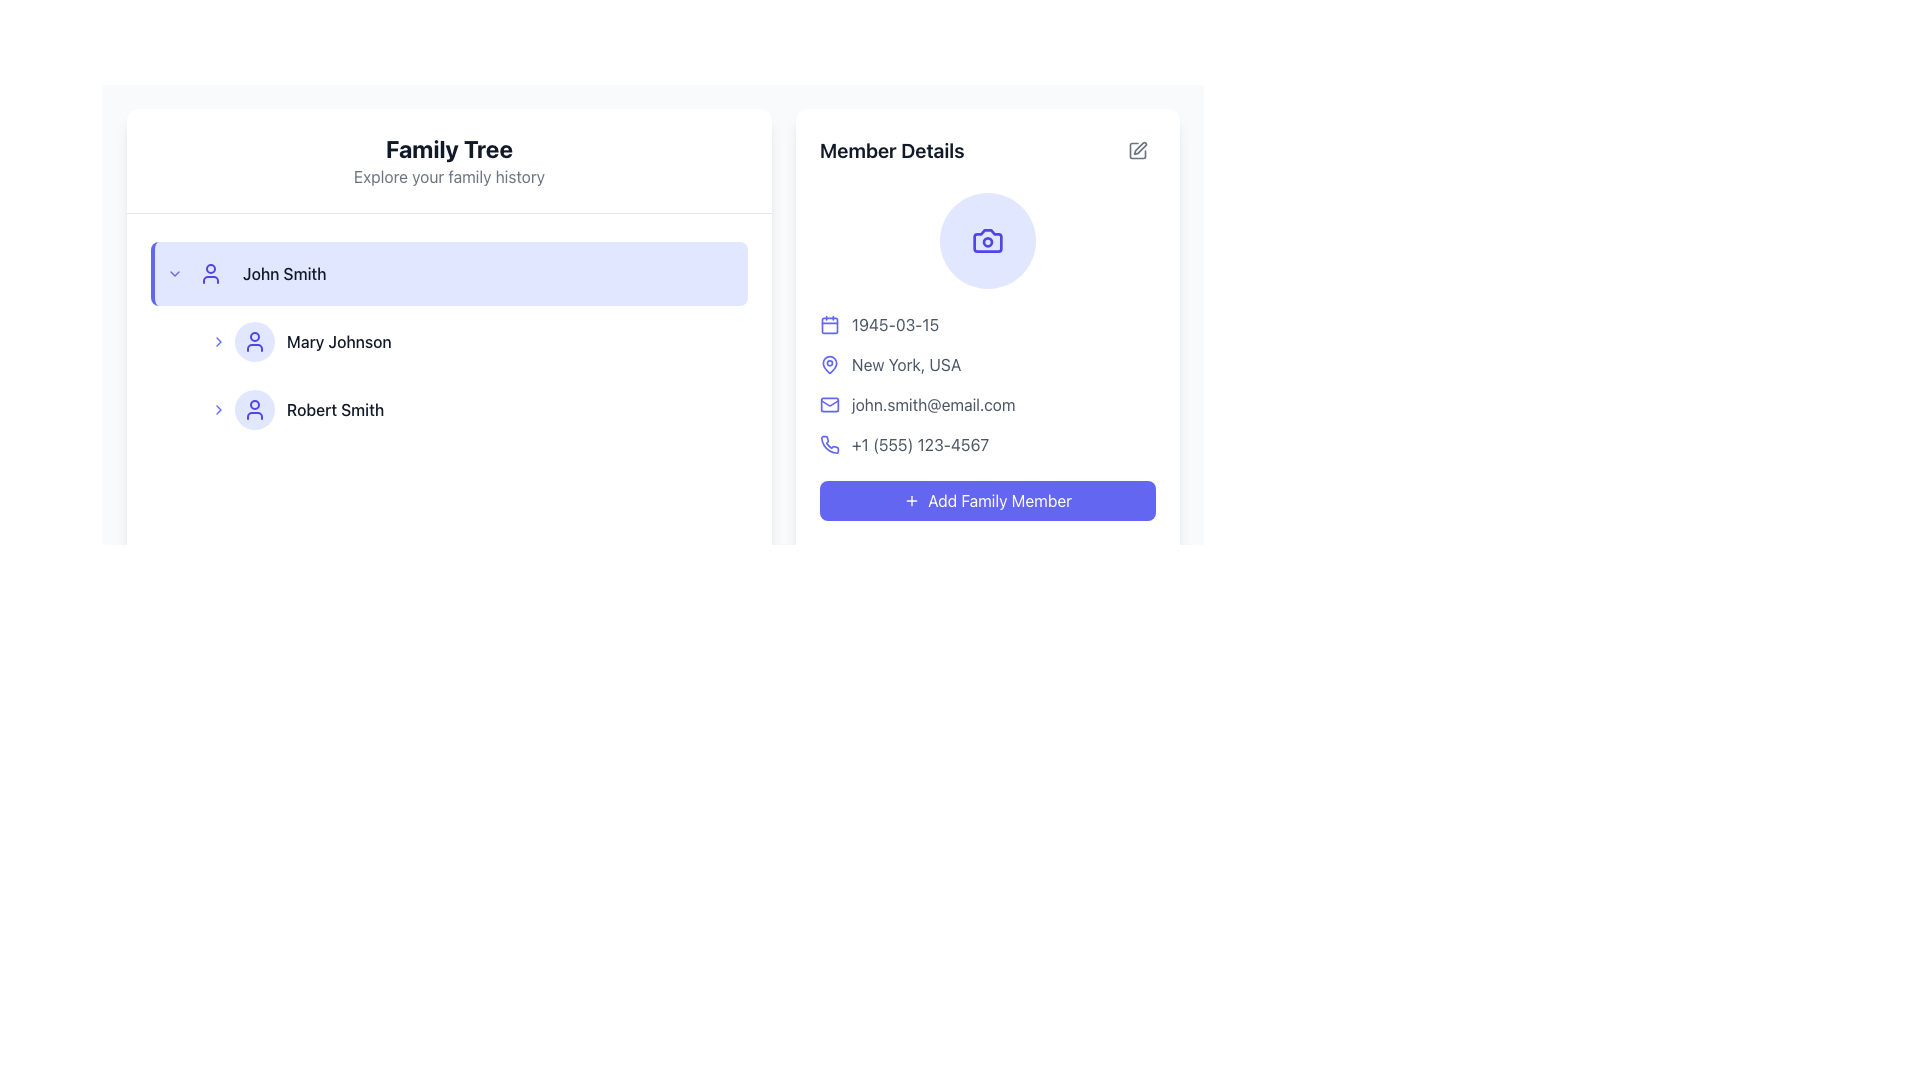 This screenshot has height=1080, width=1920. What do you see at coordinates (253, 408) in the screenshot?
I see `the user profile icon in the Family Tree section, located adjacent to the 'Robert Smith' label` at bounding box center [253, 408].